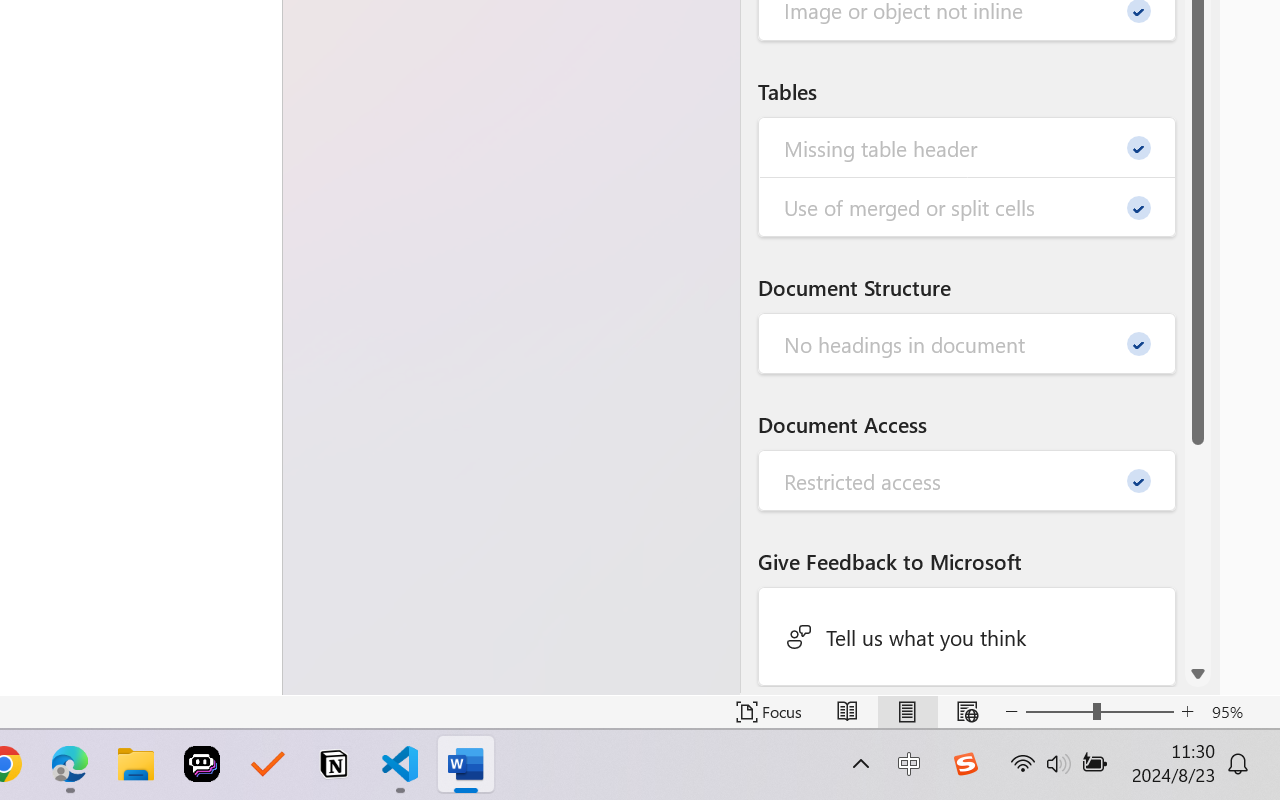 The image size is (1280, 800). Describe the element at coordinates (1198, 674) in the screenshot. I see `'Line down'` at that location.